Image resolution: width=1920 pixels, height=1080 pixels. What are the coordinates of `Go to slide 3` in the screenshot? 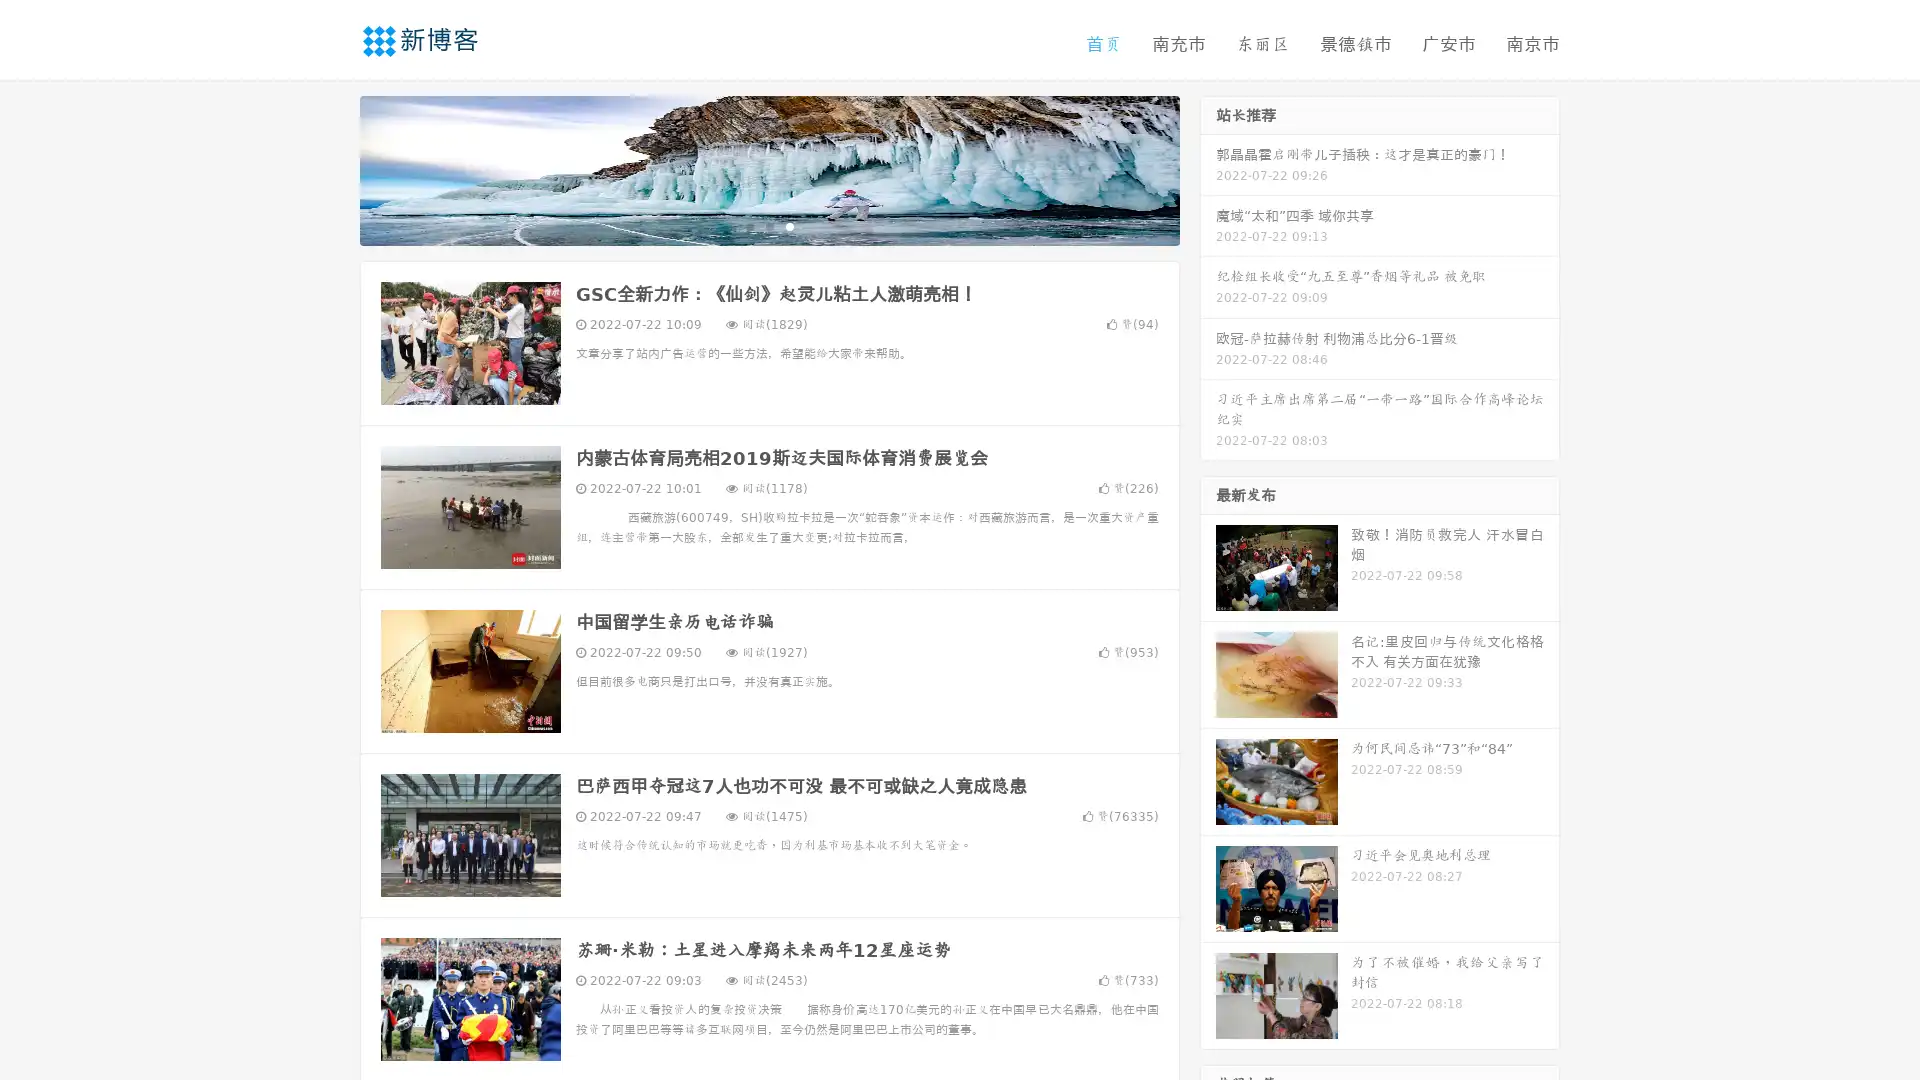 It's located at (789, 225).